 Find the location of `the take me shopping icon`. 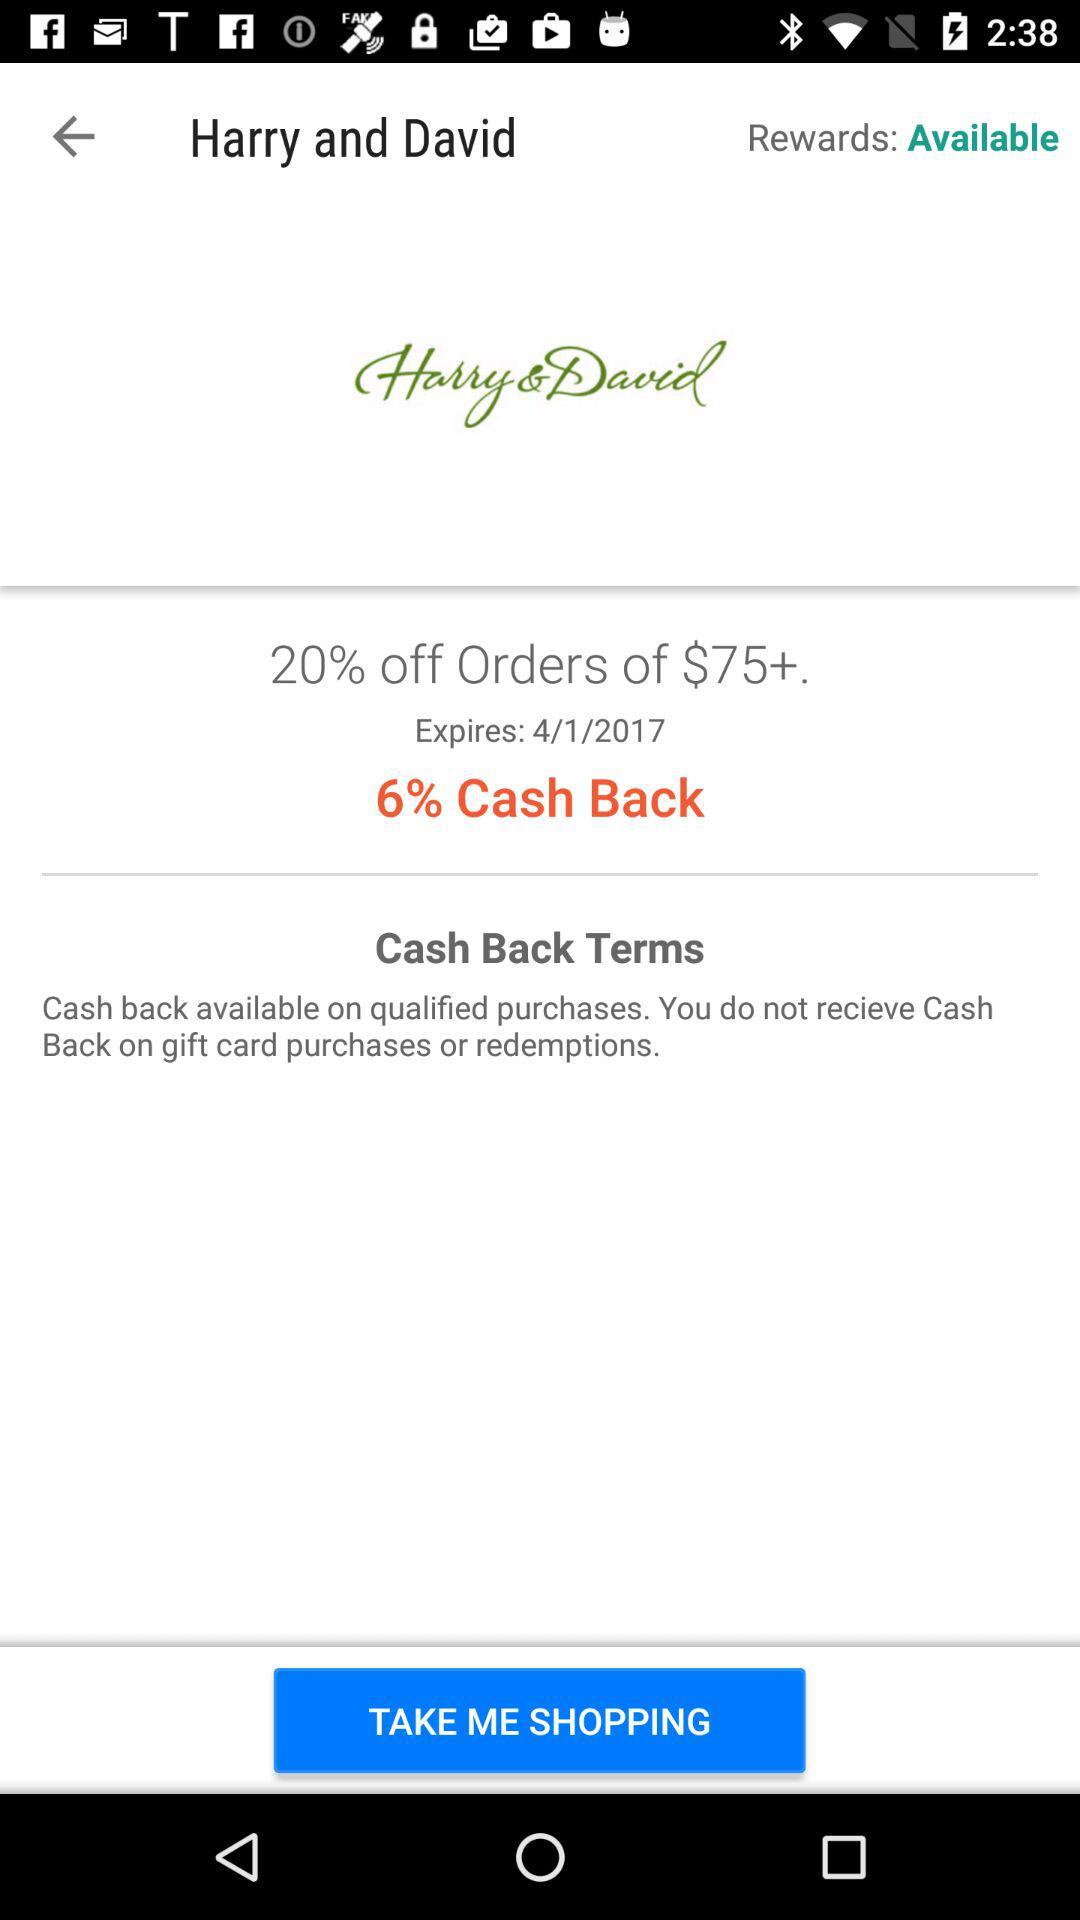

the take me shopping icon is located at coordinates (538, 1719).